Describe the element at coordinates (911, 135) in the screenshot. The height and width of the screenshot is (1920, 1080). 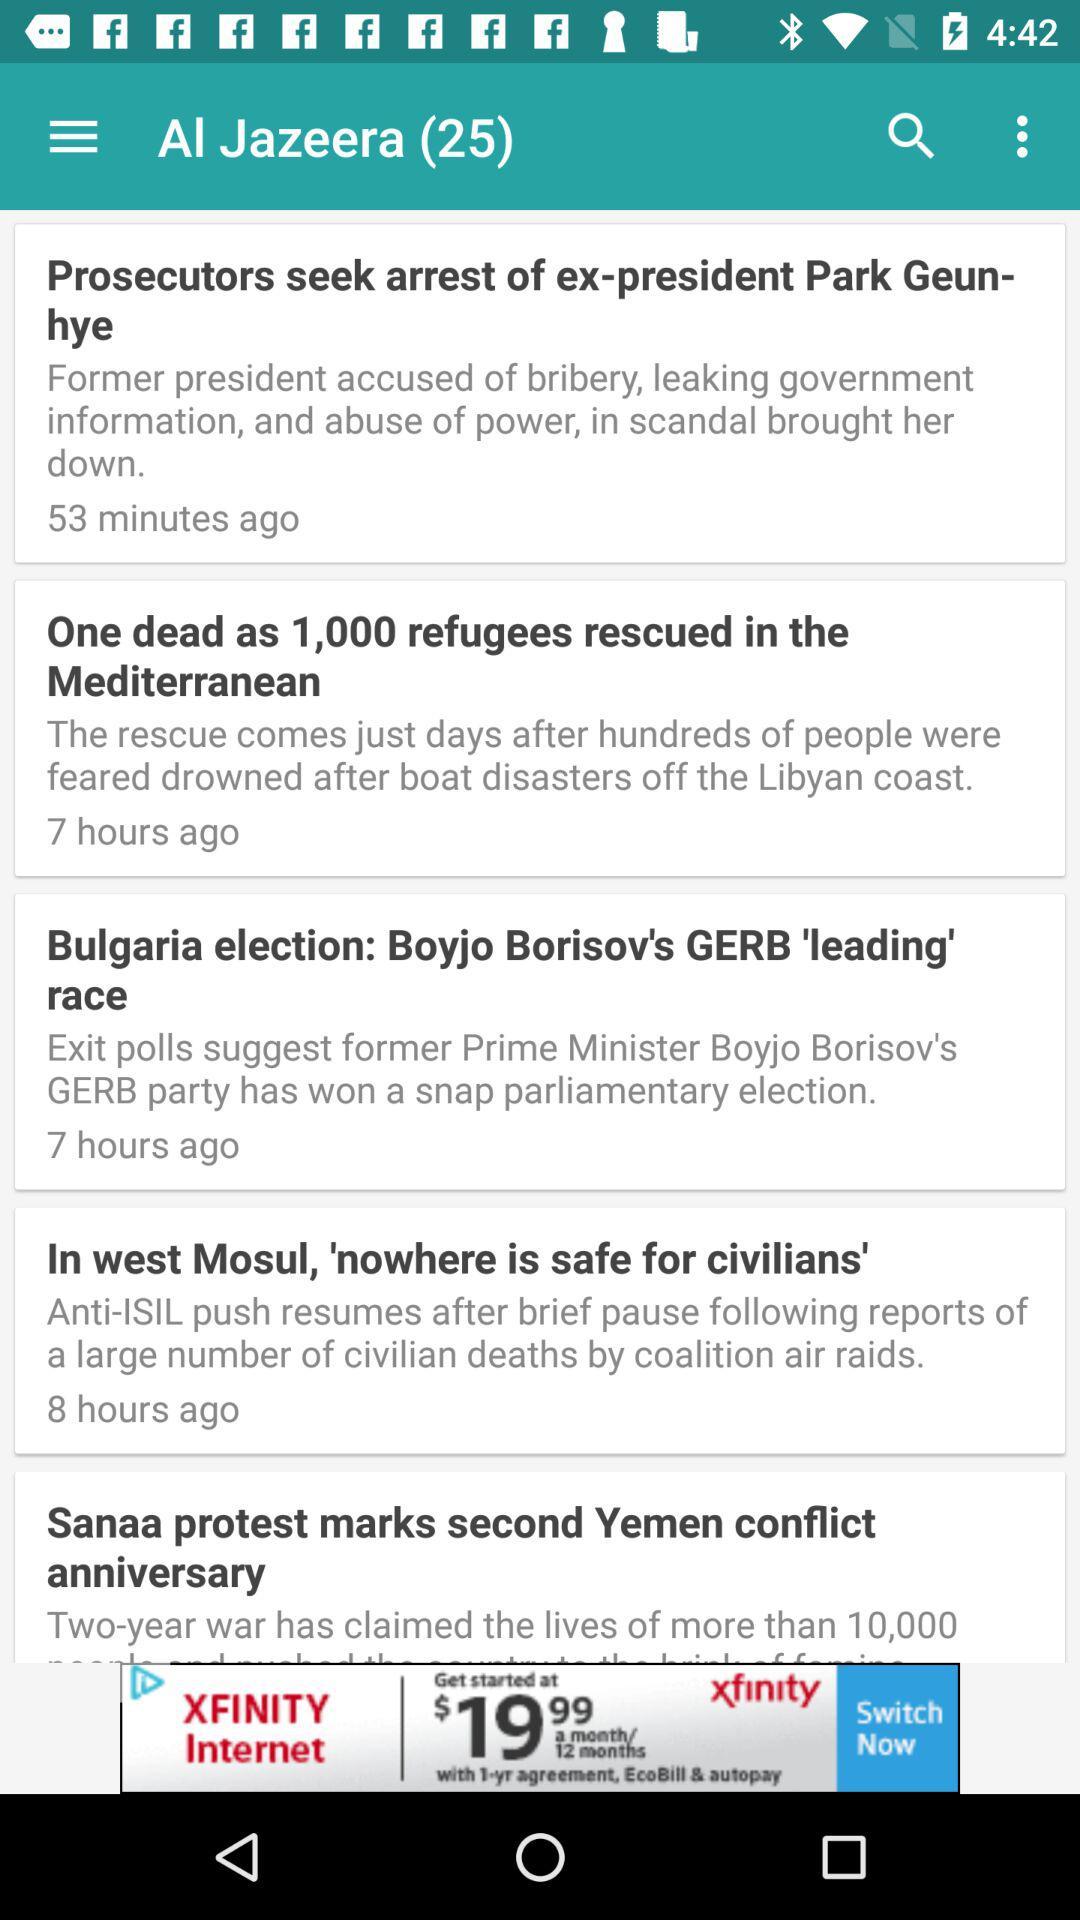
I see `icon next to the al jazeera (25) icon` at that location.